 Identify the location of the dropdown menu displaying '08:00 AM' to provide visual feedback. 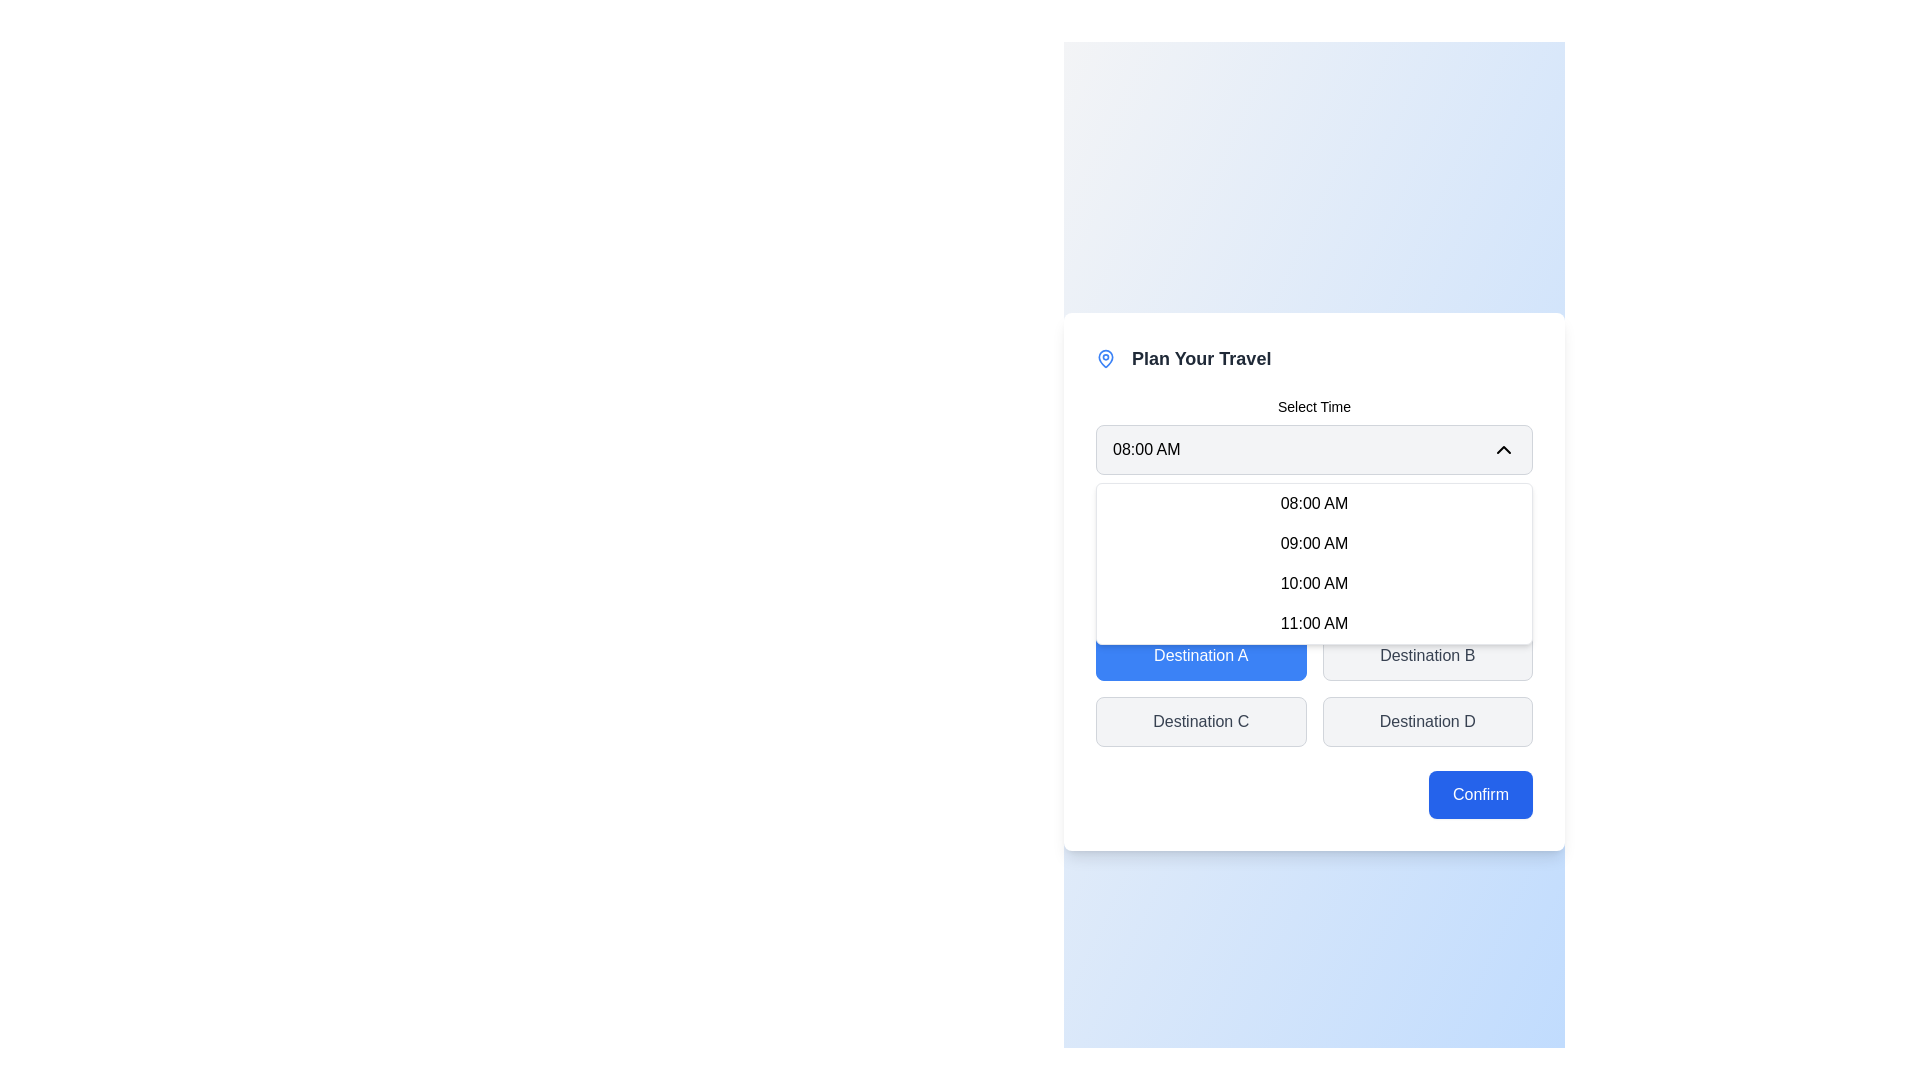
(1314, 450).